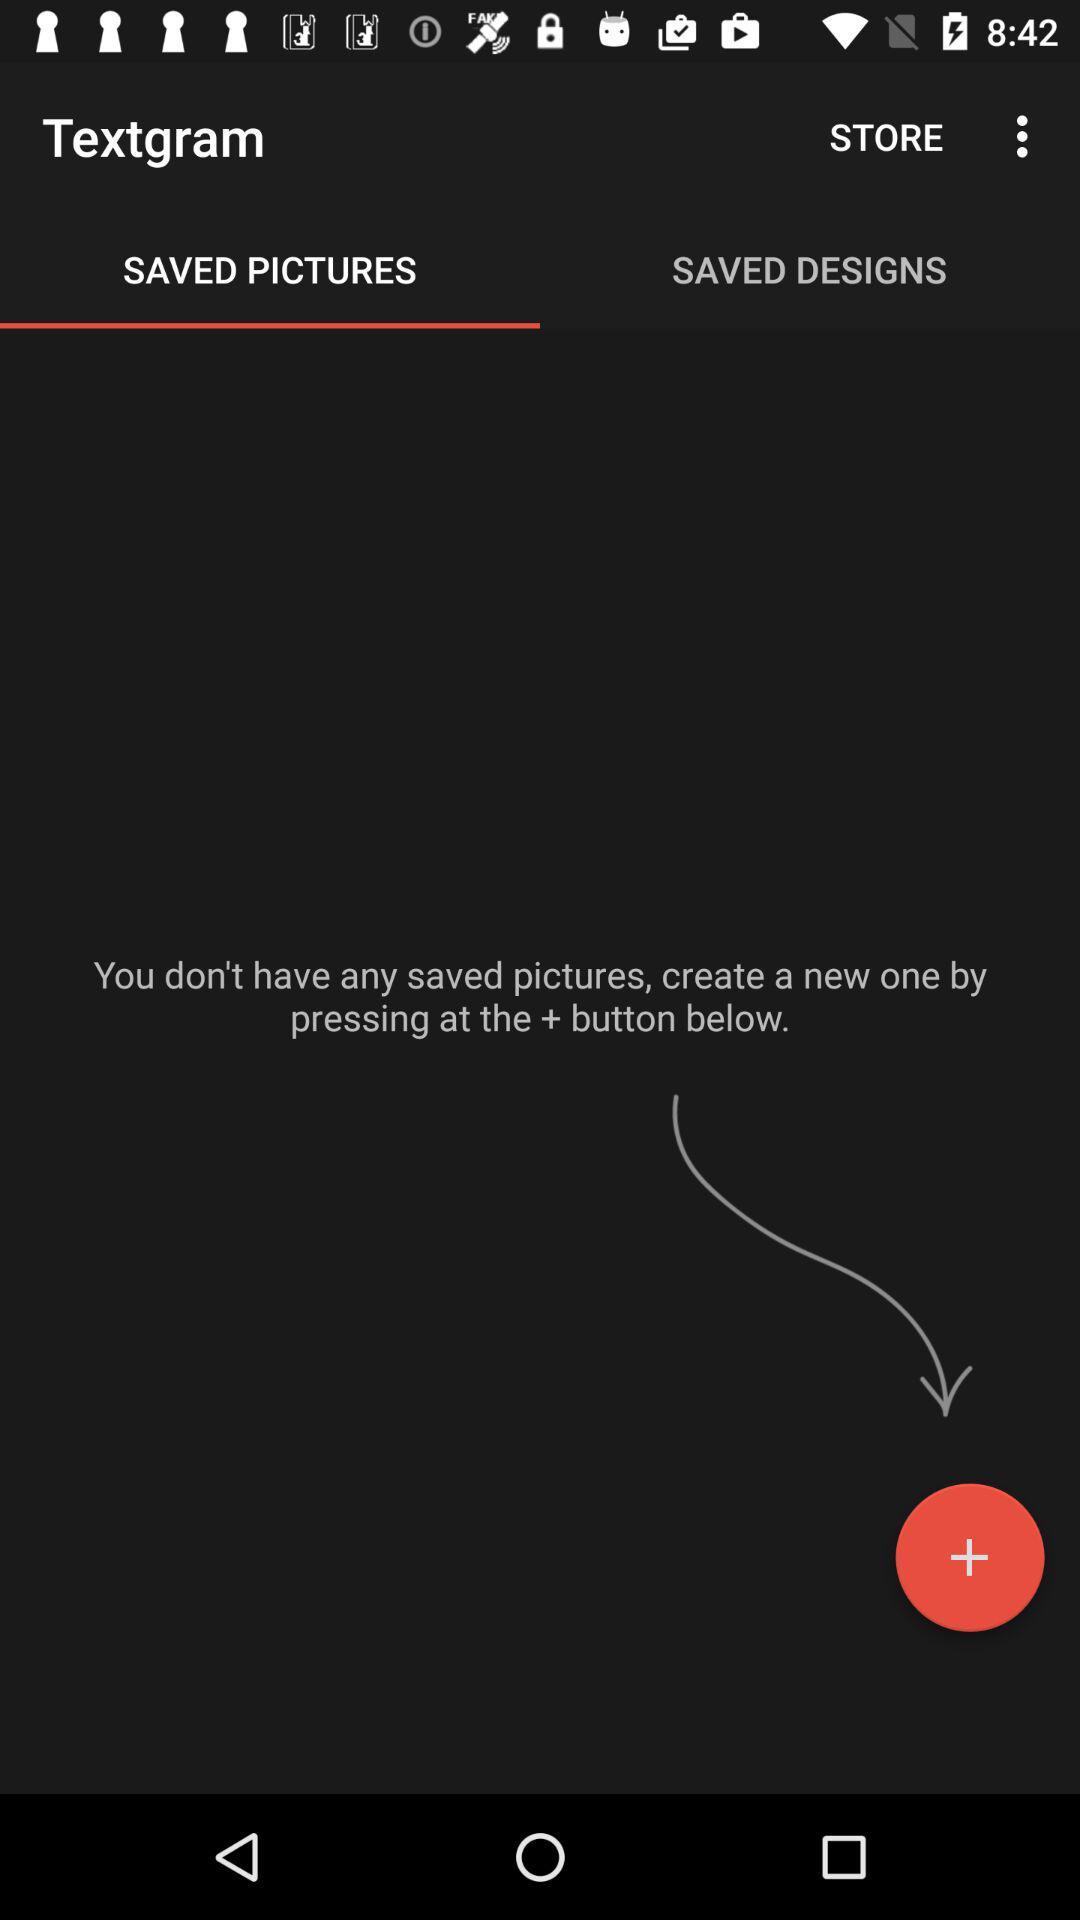 This screenshot has height=1920, width=1080. I want to click on new picture, so click(968, 1564).